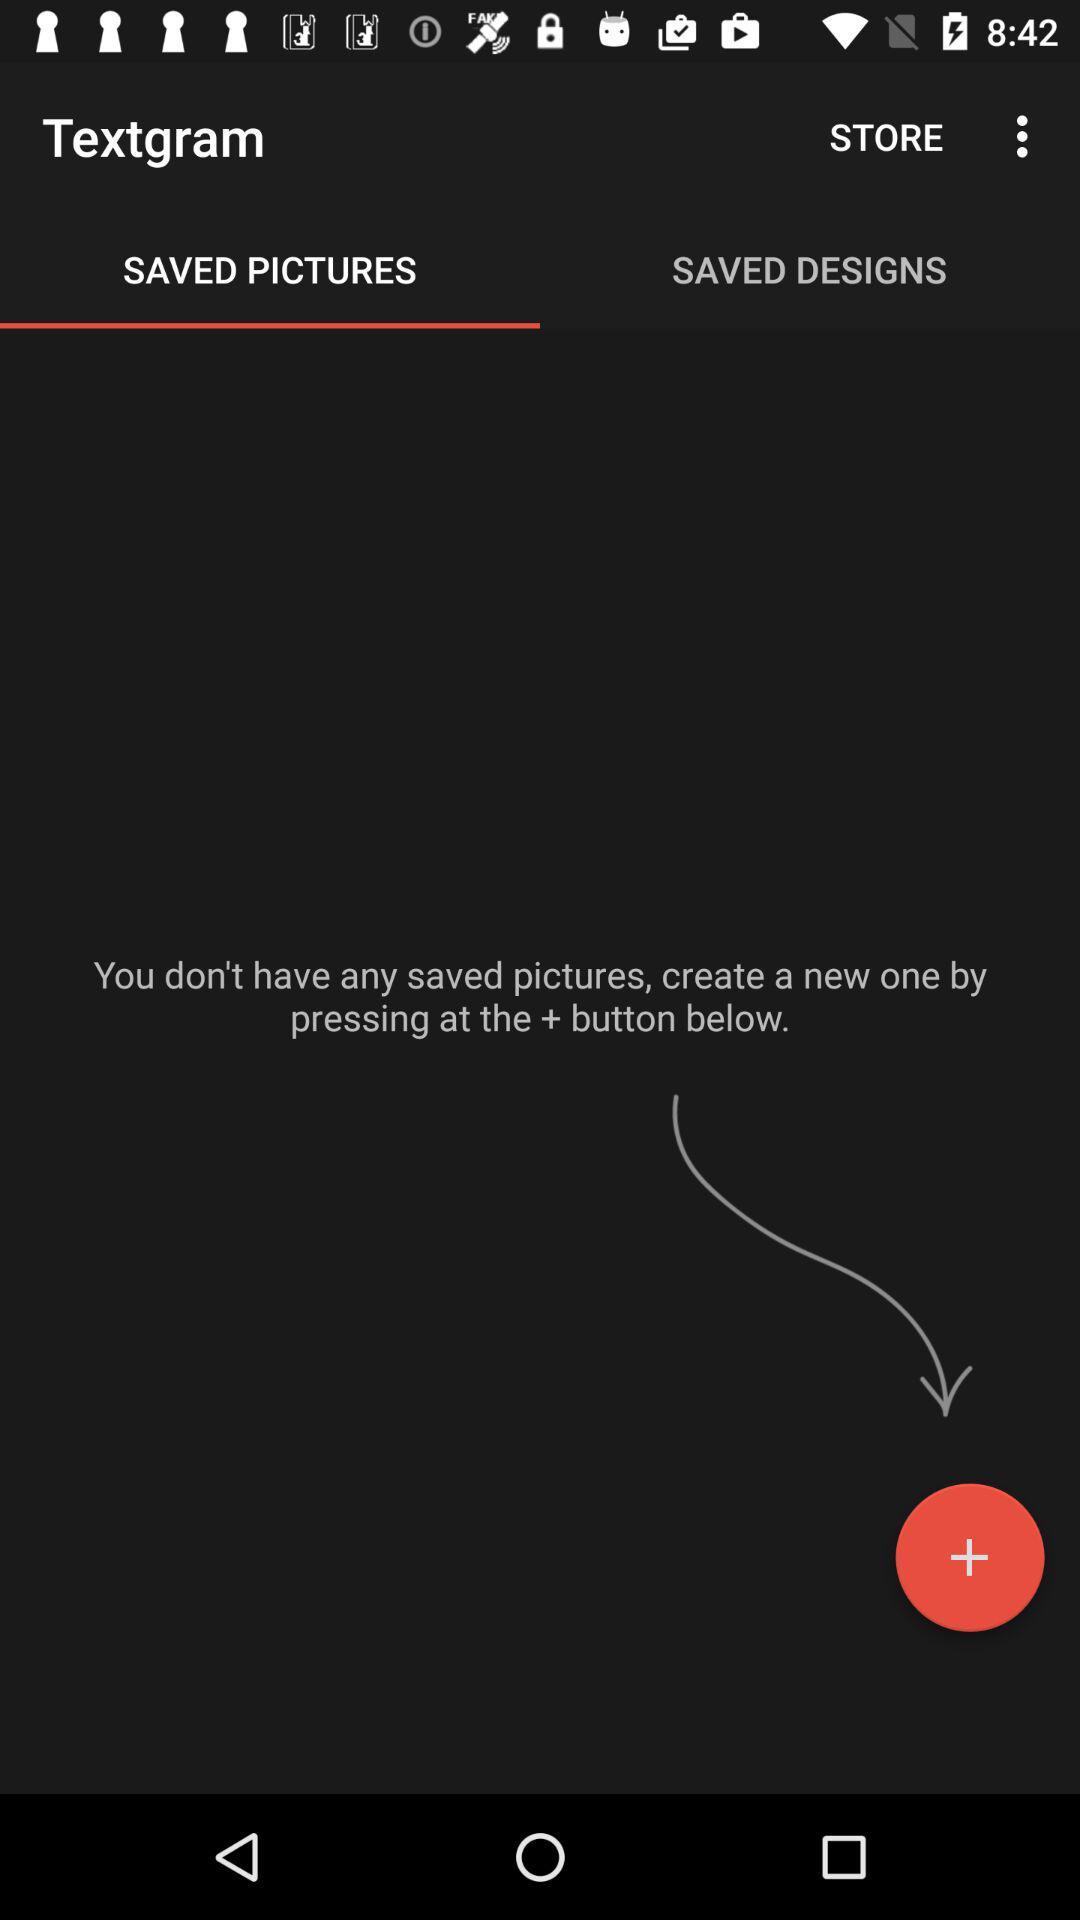 This screenshot has height=1920, width=1080. I want to click on new picture, so click(968, 1564).